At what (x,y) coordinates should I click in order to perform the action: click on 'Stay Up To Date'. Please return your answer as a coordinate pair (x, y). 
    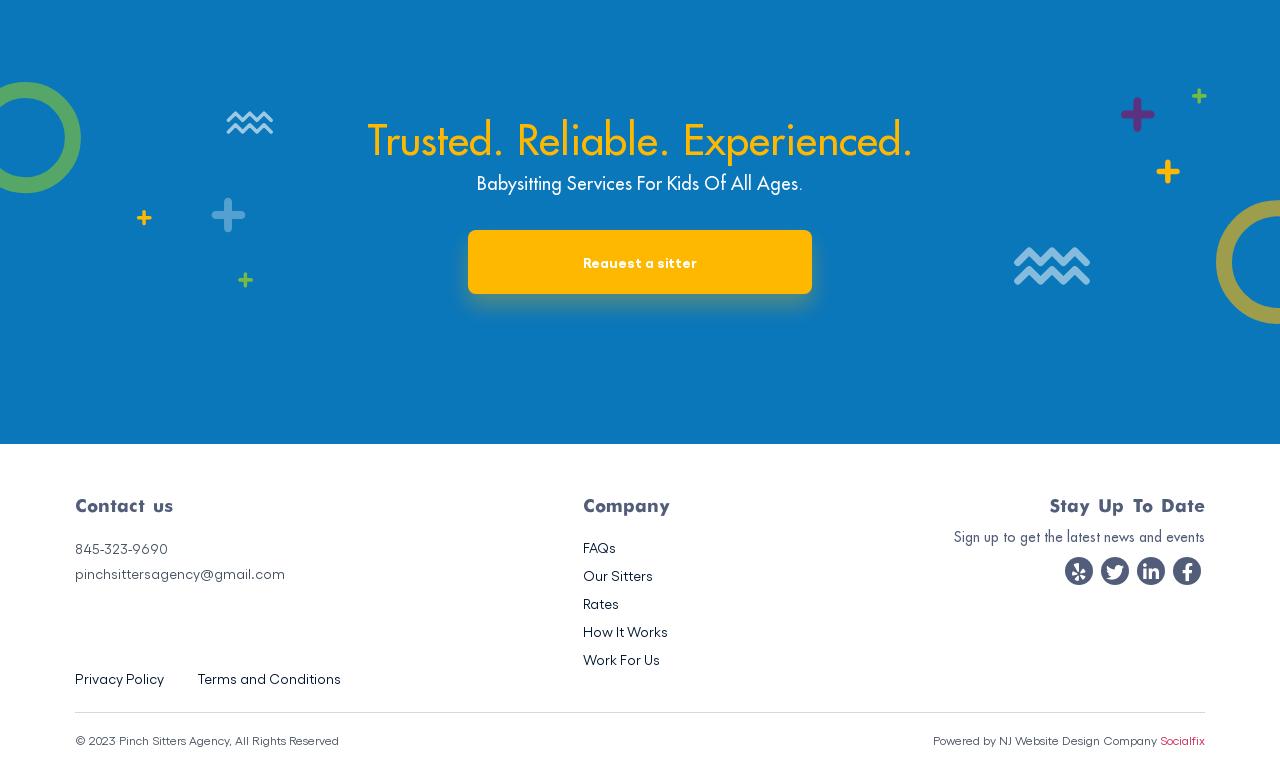
    Looking at the image, I should click on (1127, 507).